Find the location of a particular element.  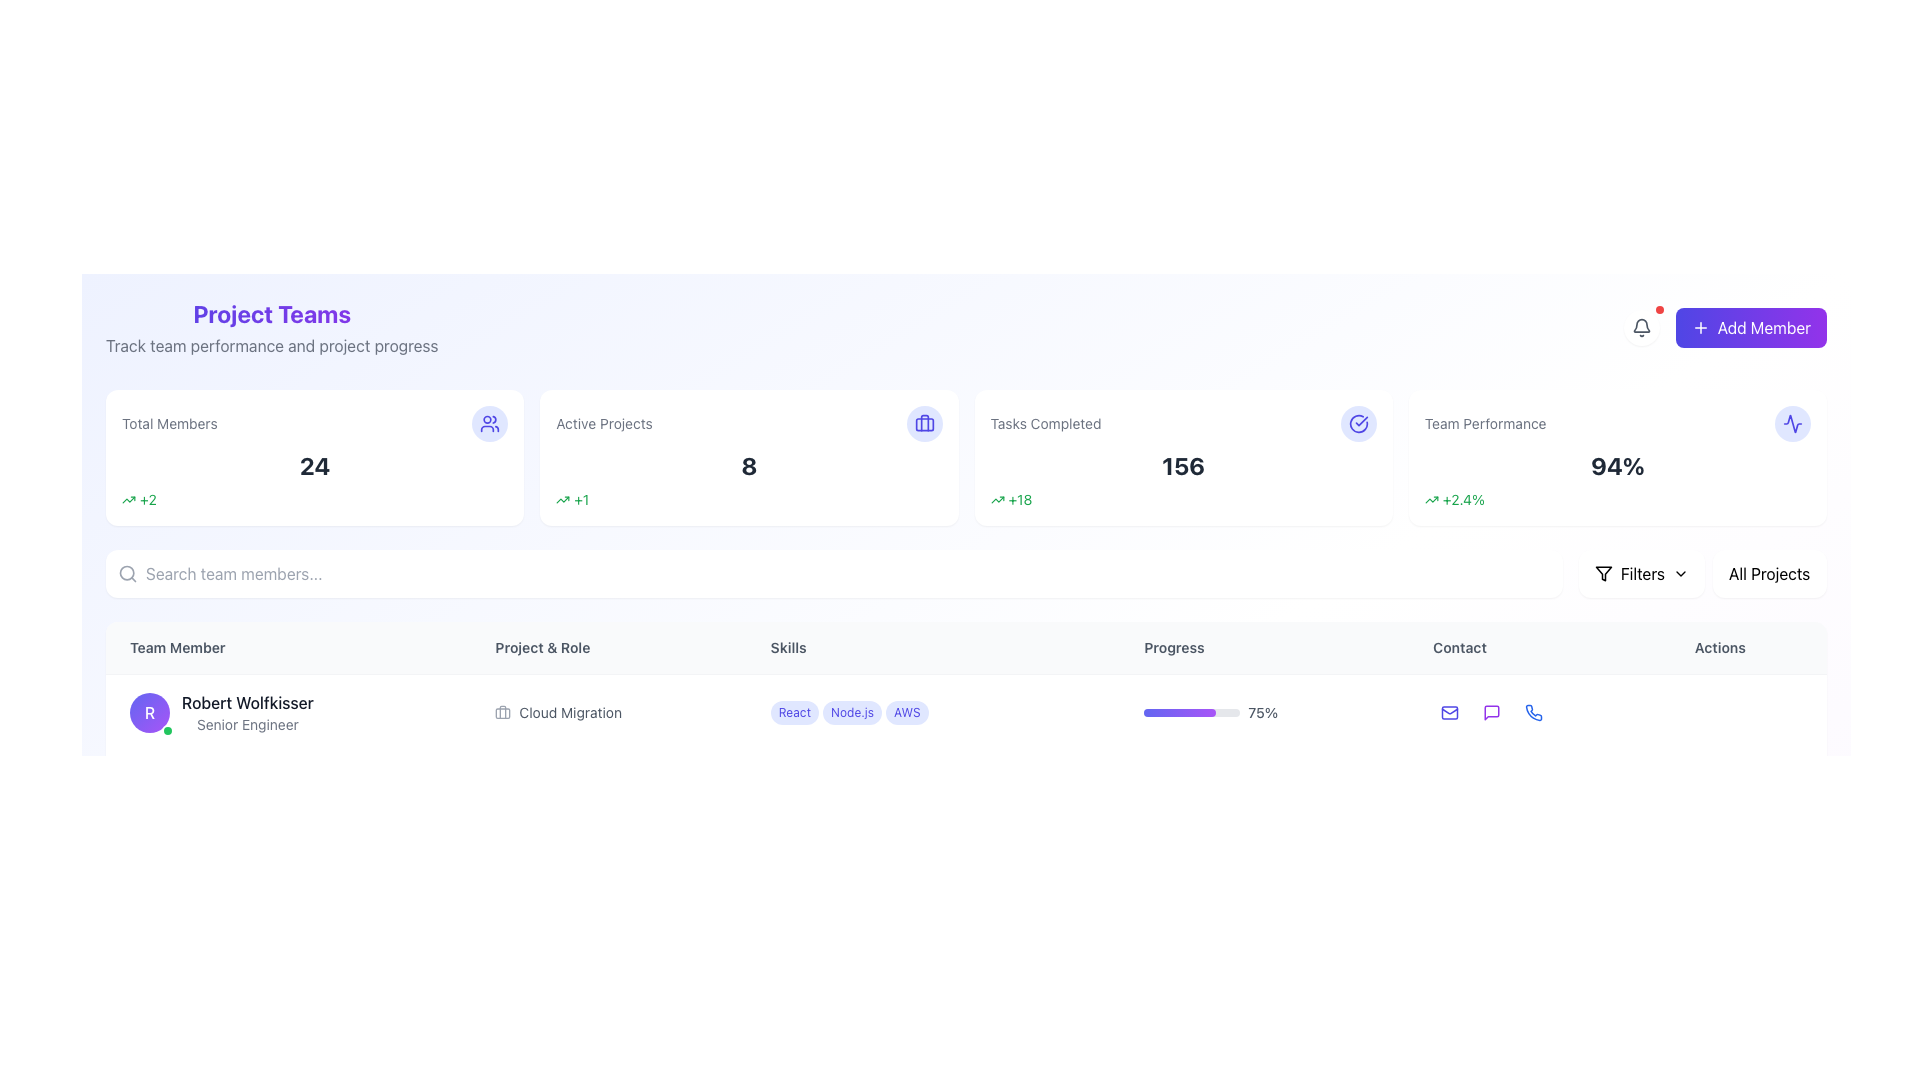

text label indicating the role or project associated with the user 'Robert Wolfkisser', positioned in the 'Project & Role' section of the table row, located to the right of the briefcase icon is located at coordinates (569, 712).